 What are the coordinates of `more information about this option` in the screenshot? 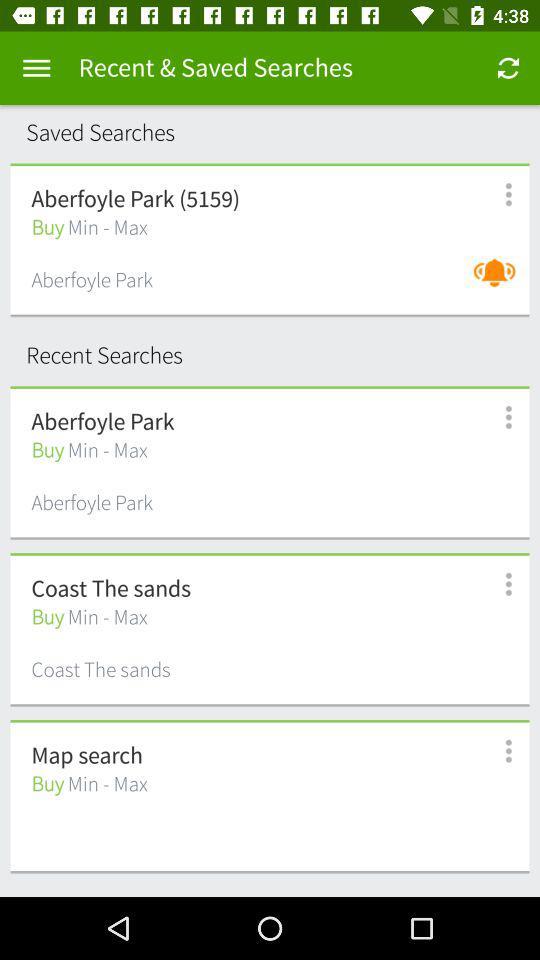 It's located at (496, 194).